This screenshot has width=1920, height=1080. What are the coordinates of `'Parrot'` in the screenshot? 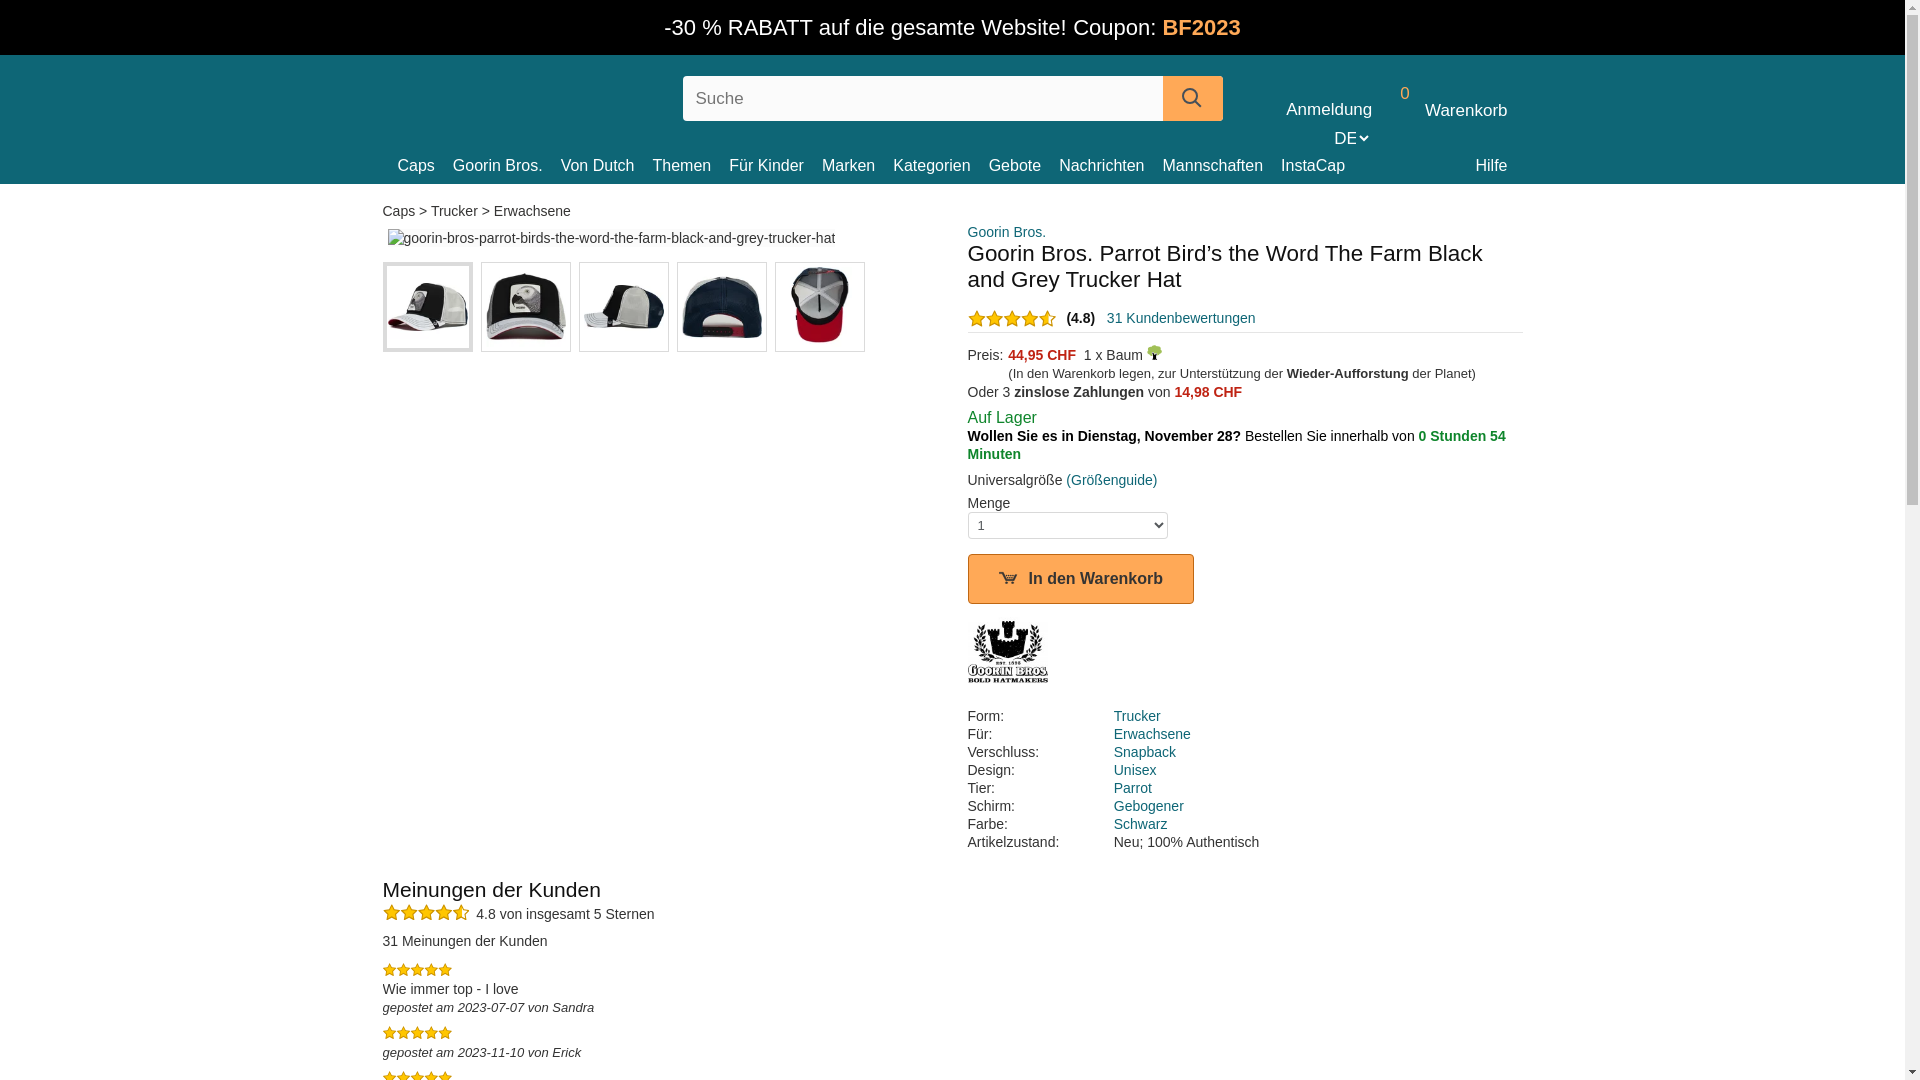 It's located at (1132, 786).